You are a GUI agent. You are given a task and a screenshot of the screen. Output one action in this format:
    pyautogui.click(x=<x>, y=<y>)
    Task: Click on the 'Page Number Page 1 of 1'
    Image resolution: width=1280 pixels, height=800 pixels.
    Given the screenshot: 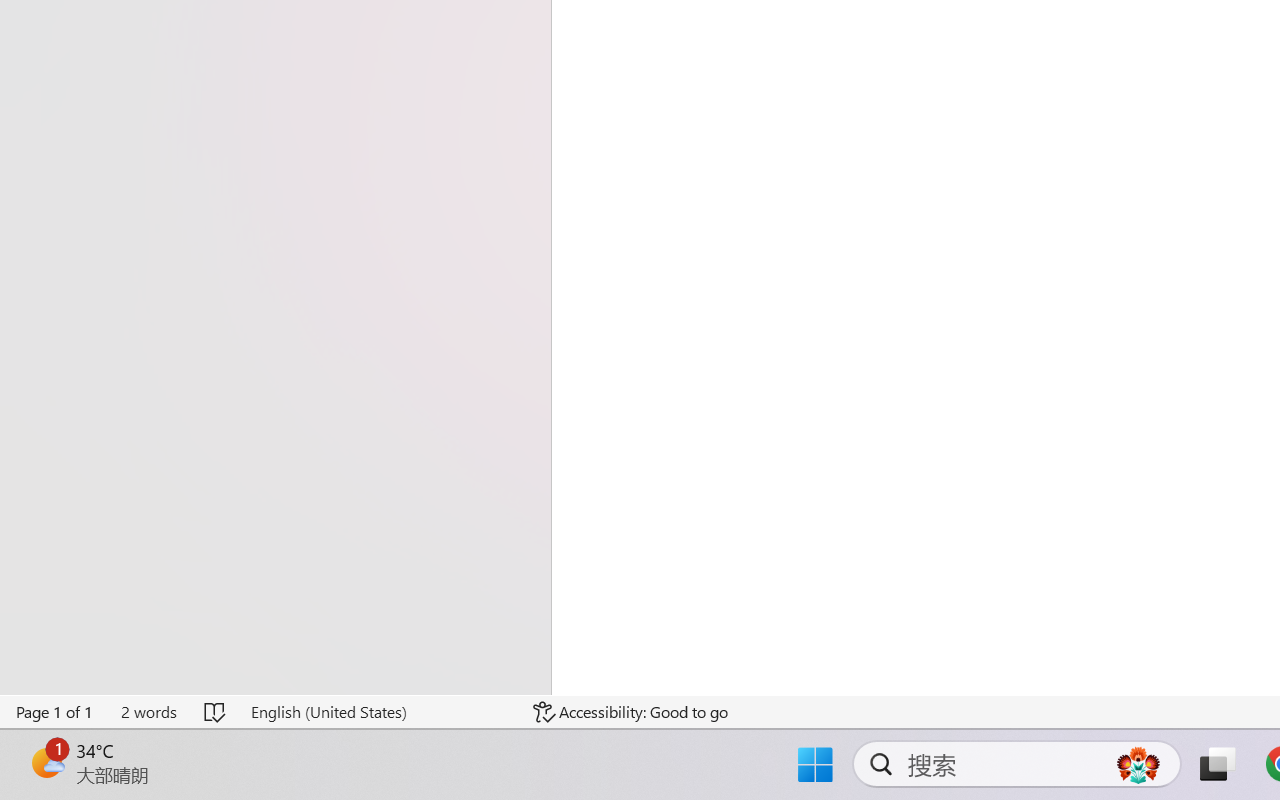 What is the action you would take?
    pyautogui.click(x=55, y=711)
    